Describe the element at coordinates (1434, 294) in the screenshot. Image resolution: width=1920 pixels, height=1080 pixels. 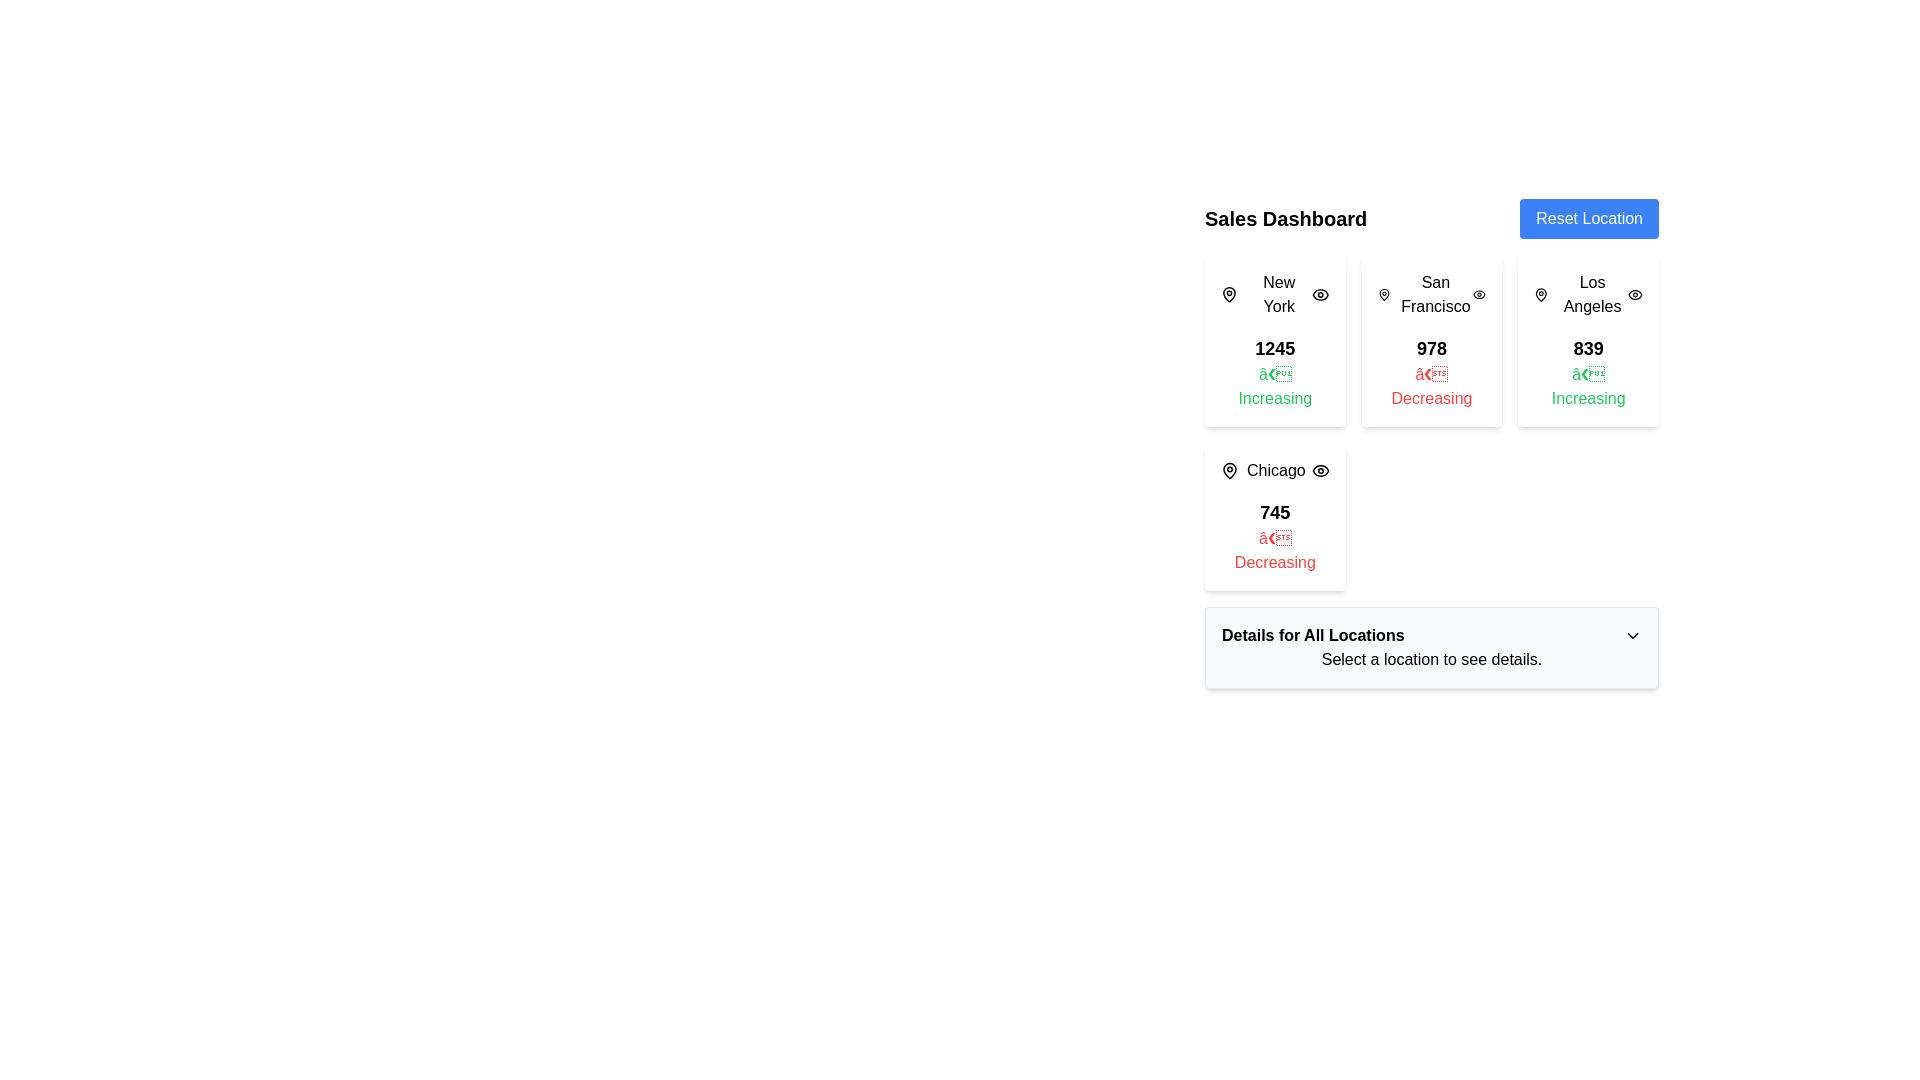
I see `the text element displaying 'San Francisco' in a medium-weight sans-serif font, located in the second card from the left in the top row of the card grid` at that location.